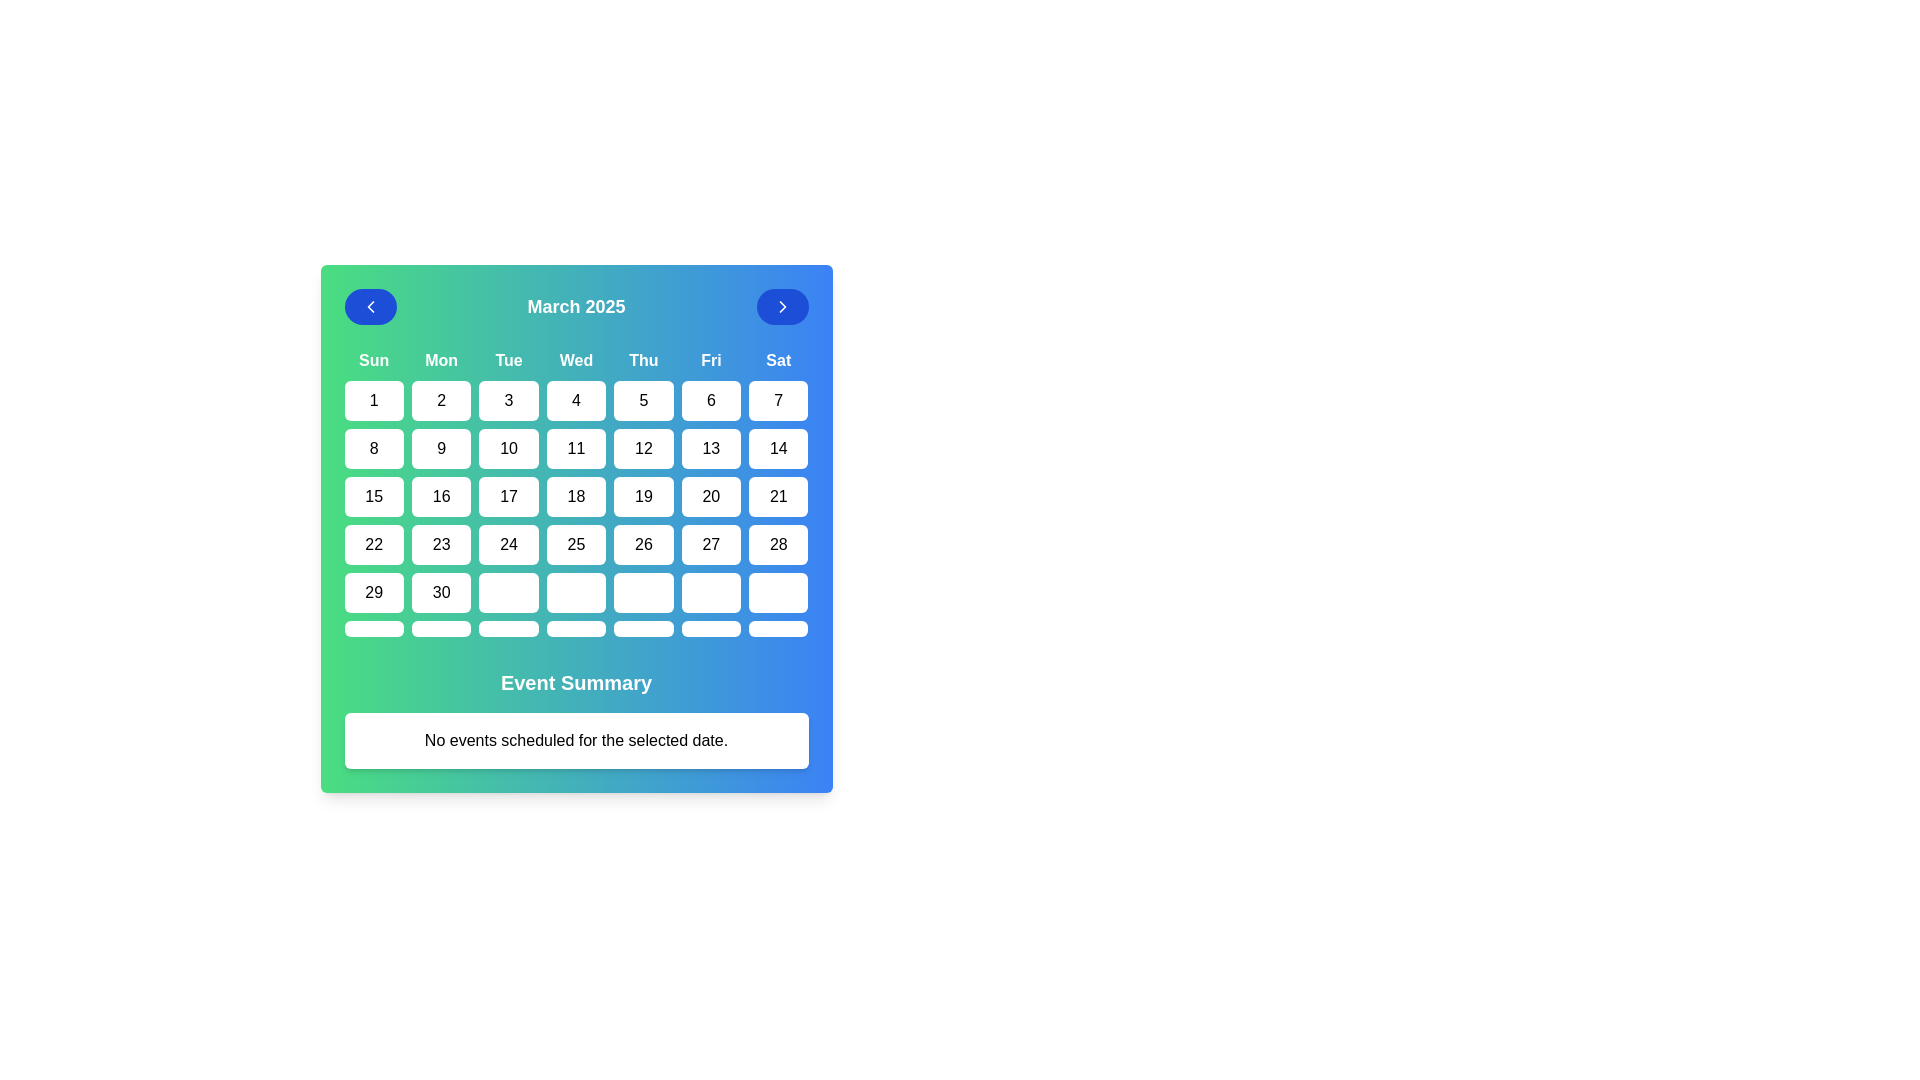 The image size is (1920, 1080). Describe the element at coordinates (781, 307) in the screenshot. I see `the right arrow button located in the top-right section of the calendar interface, adjacent to the 'March 2025' label` at that location.